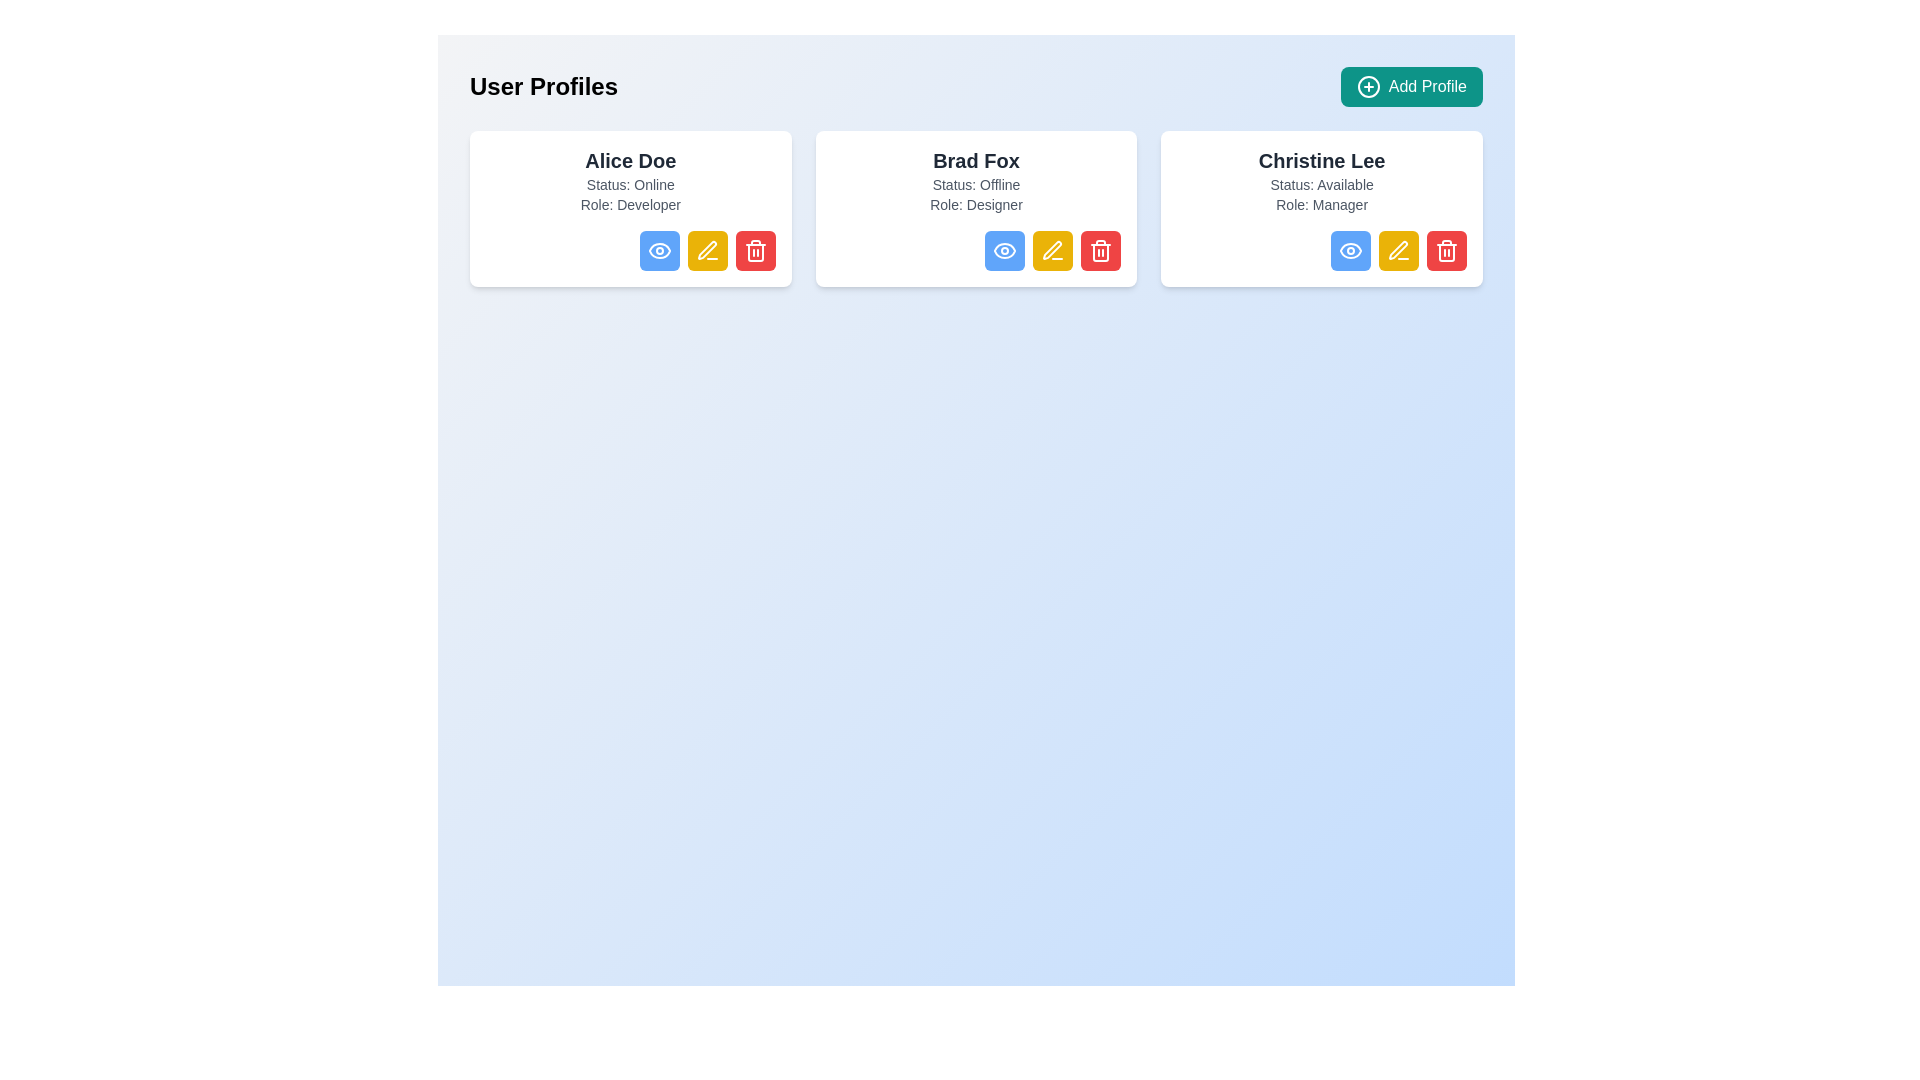 This screenshot has height=1080, width=1920. What do you see at coordinates (629, 160) in the screenshot?
I see `the title text 'Alice Doe' which is styled with bold, large font and positioned prominently at the top of the leftmost profile card` at bounding box center [629, 160].